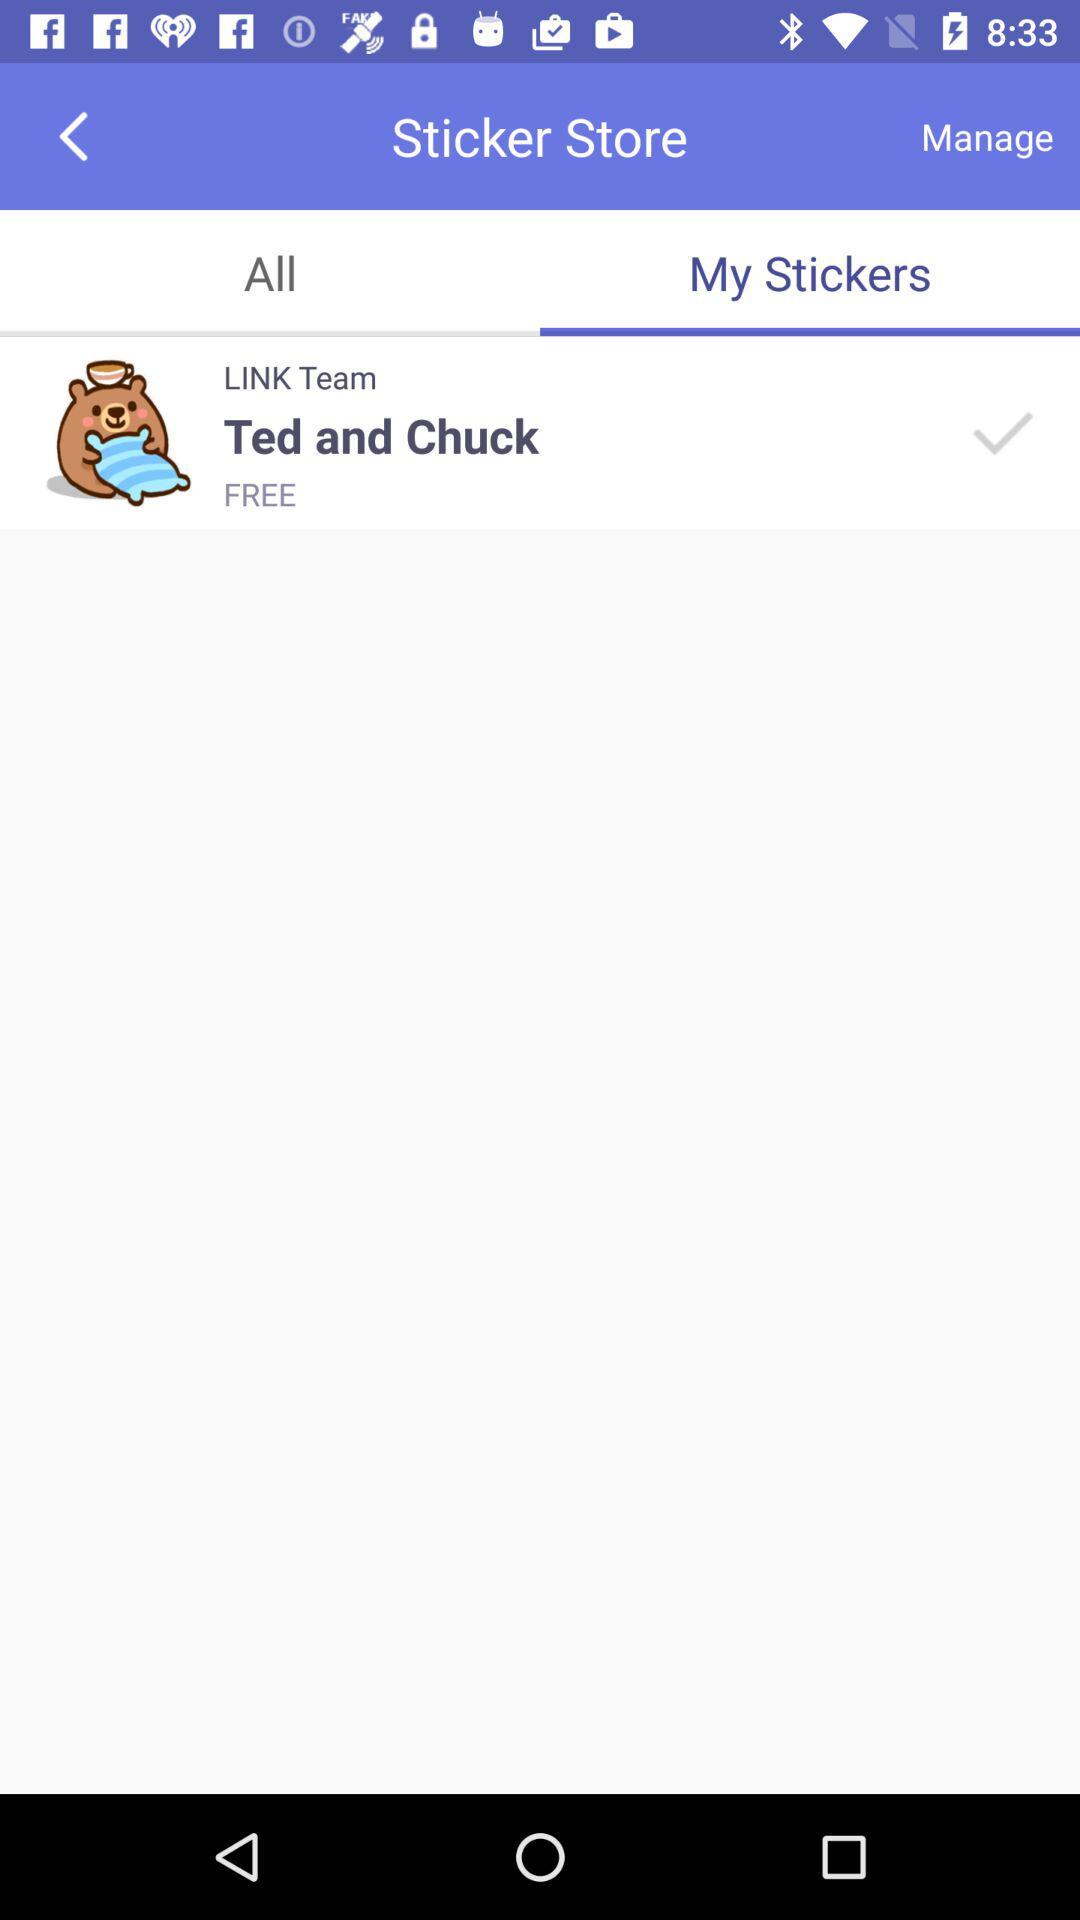  I want to click on the icon next to sticker store item, so click(986, 135).